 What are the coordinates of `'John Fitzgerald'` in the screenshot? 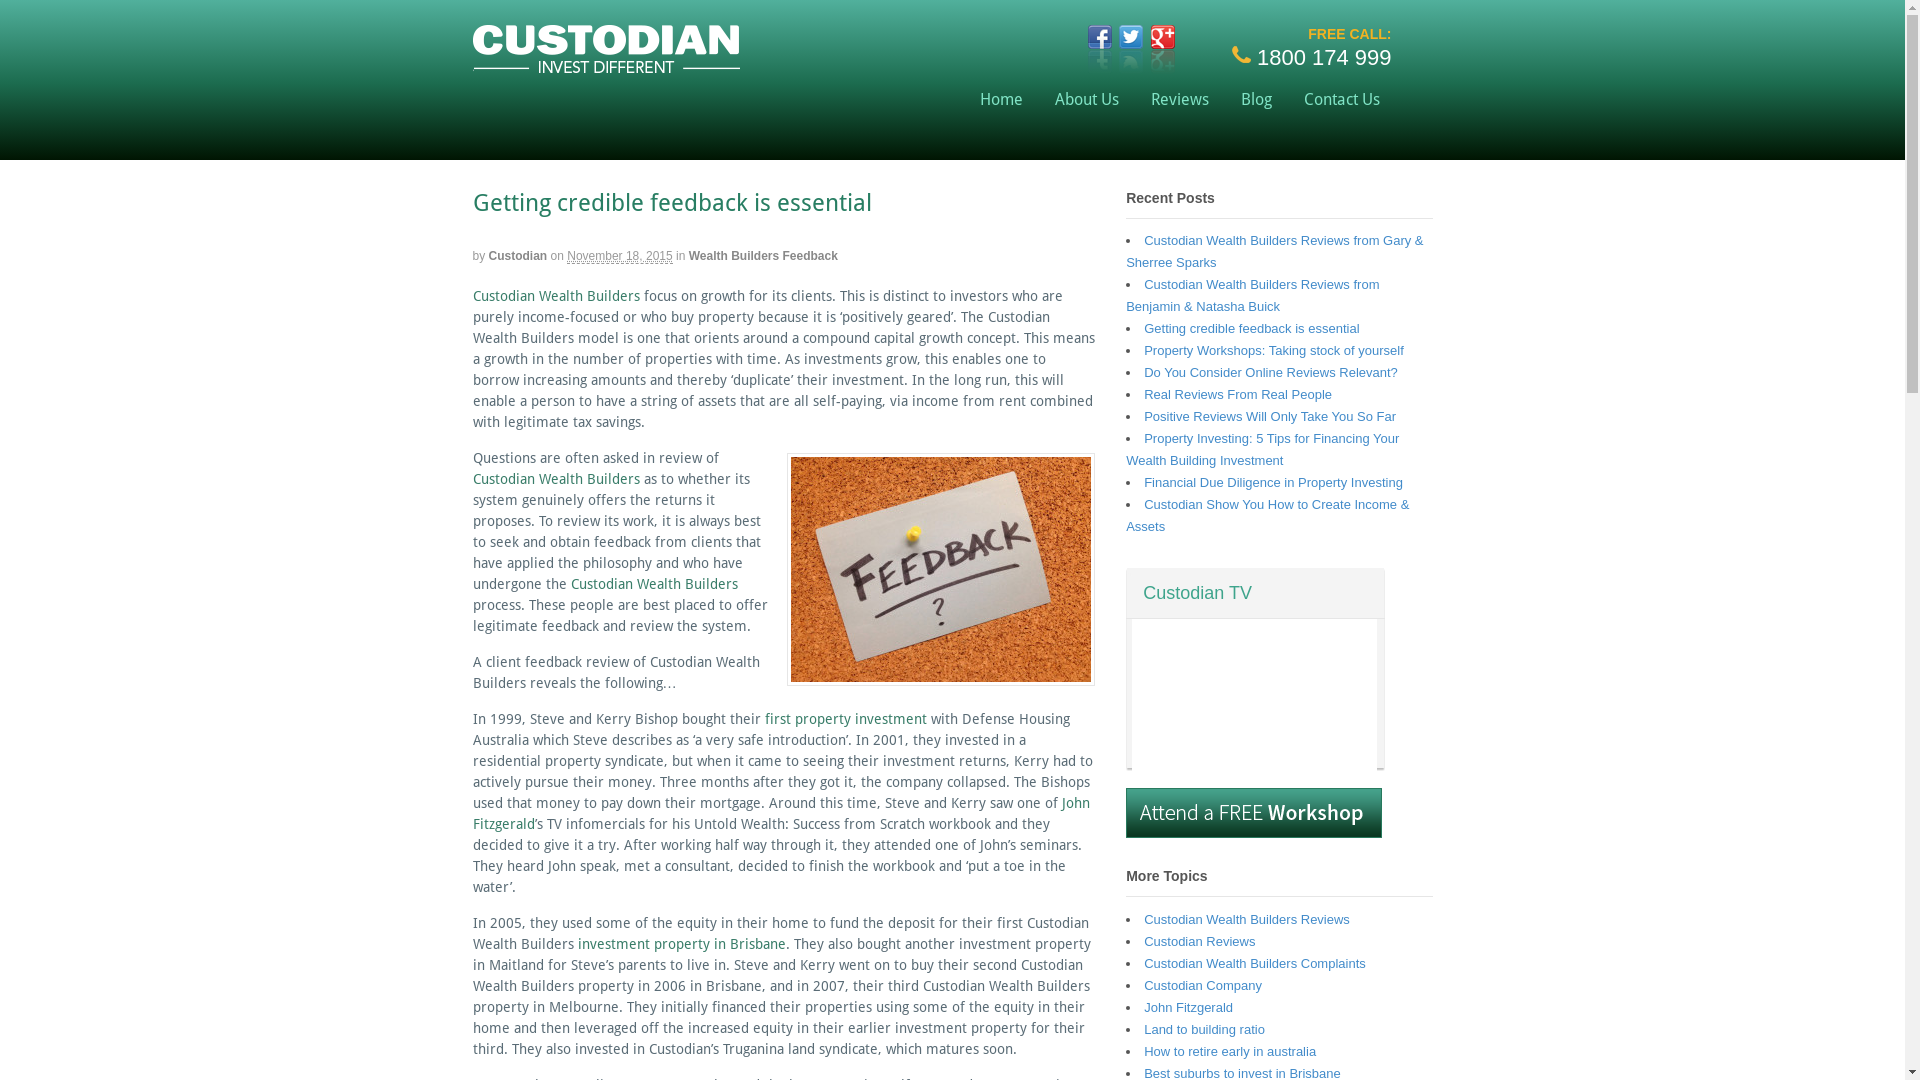 It's located at (470, 813).